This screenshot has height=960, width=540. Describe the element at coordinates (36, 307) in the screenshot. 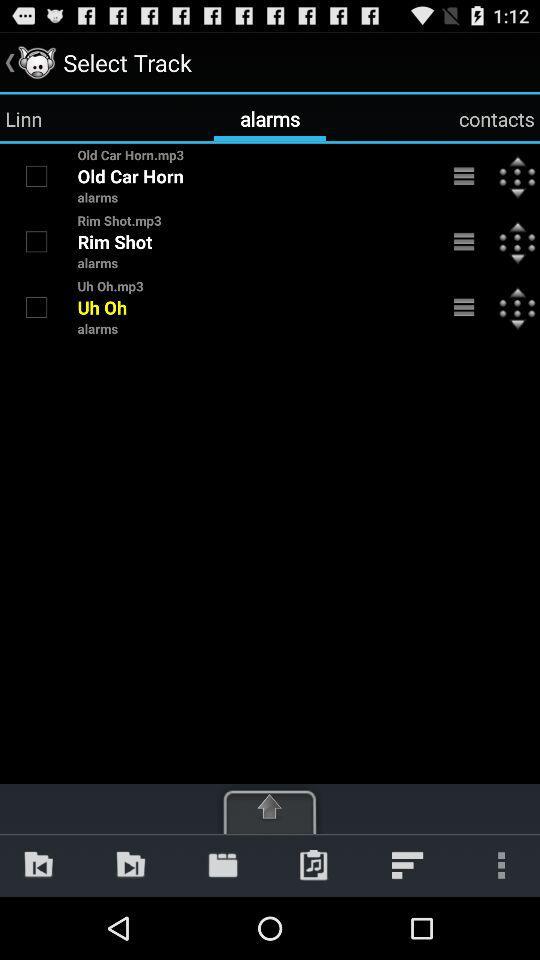

I see `the alarm tone` at that location.